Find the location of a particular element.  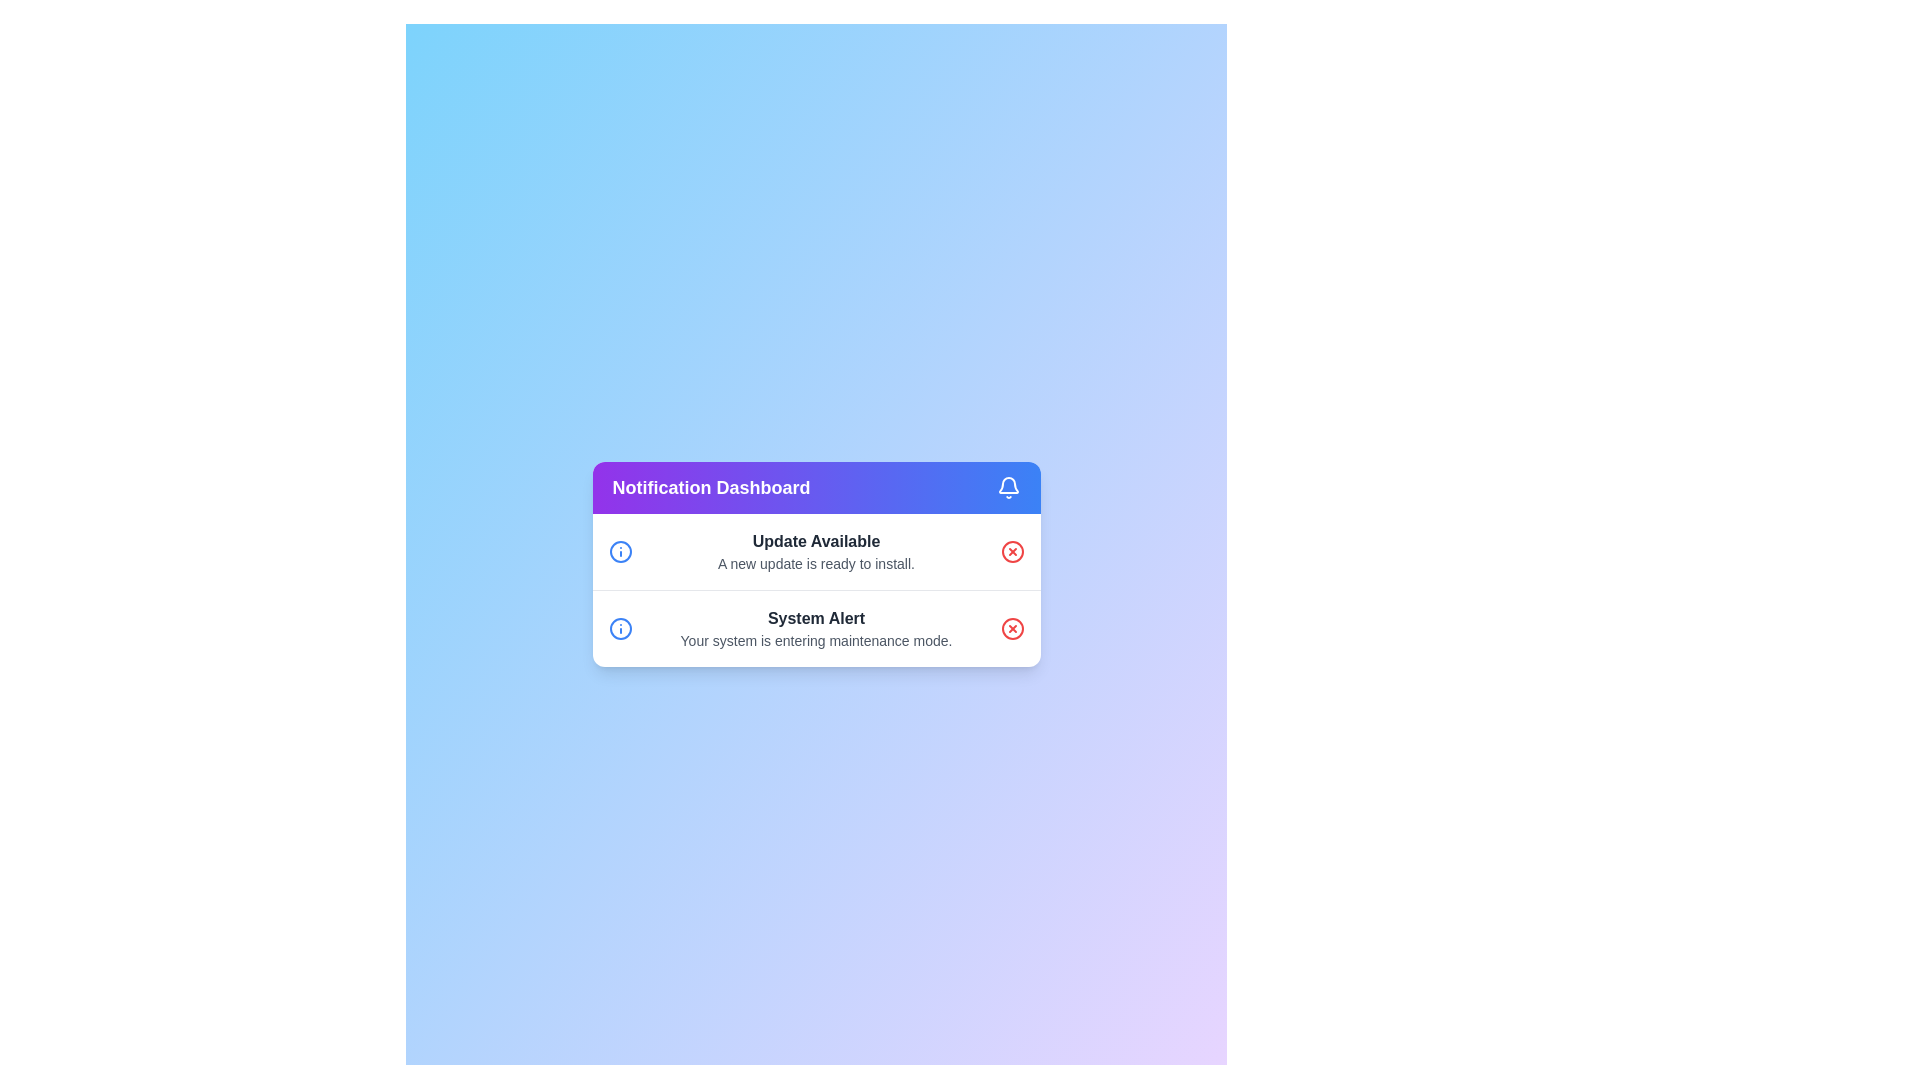

the circular graphical icon that signifies an information icon, located to the far left of the 'System Alert' notification row is located at coordinates (619, 551).